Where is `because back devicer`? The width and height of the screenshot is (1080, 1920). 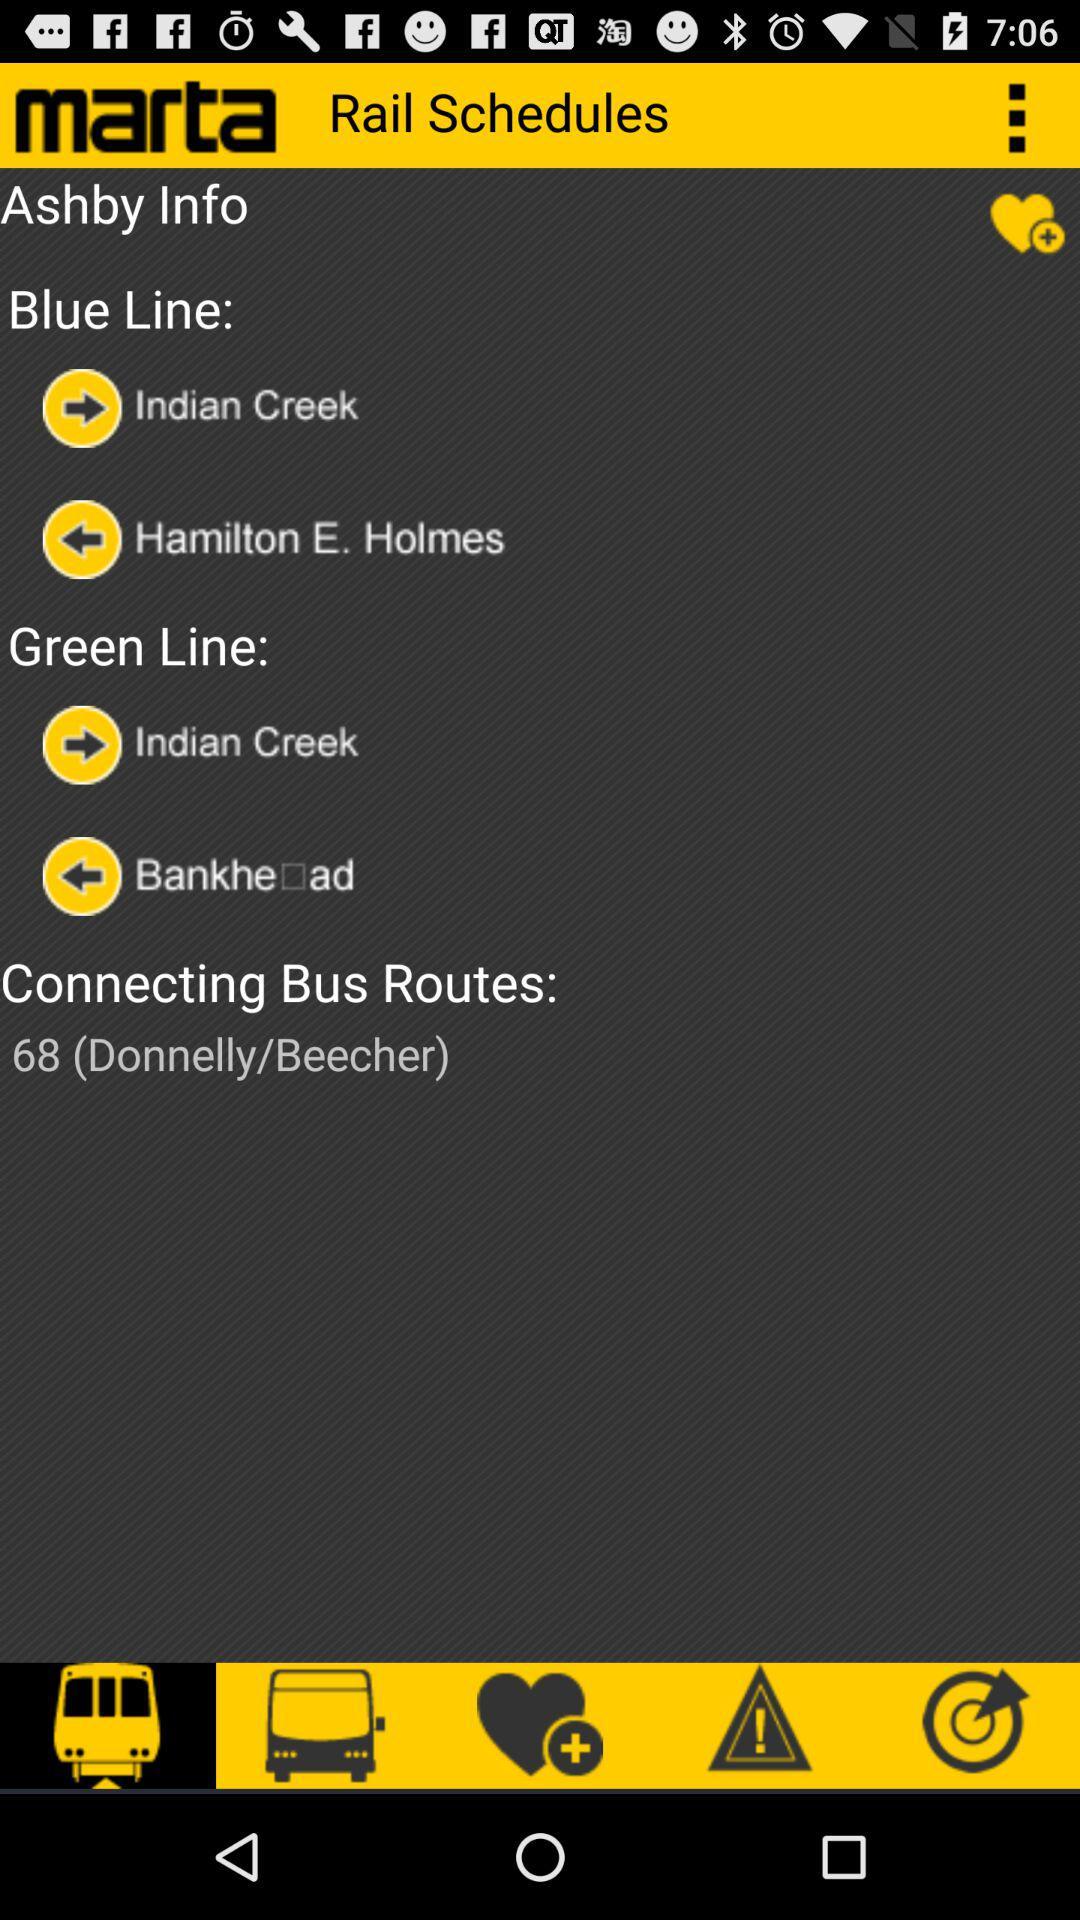 because back devicer is located at coordinates (302, 539).